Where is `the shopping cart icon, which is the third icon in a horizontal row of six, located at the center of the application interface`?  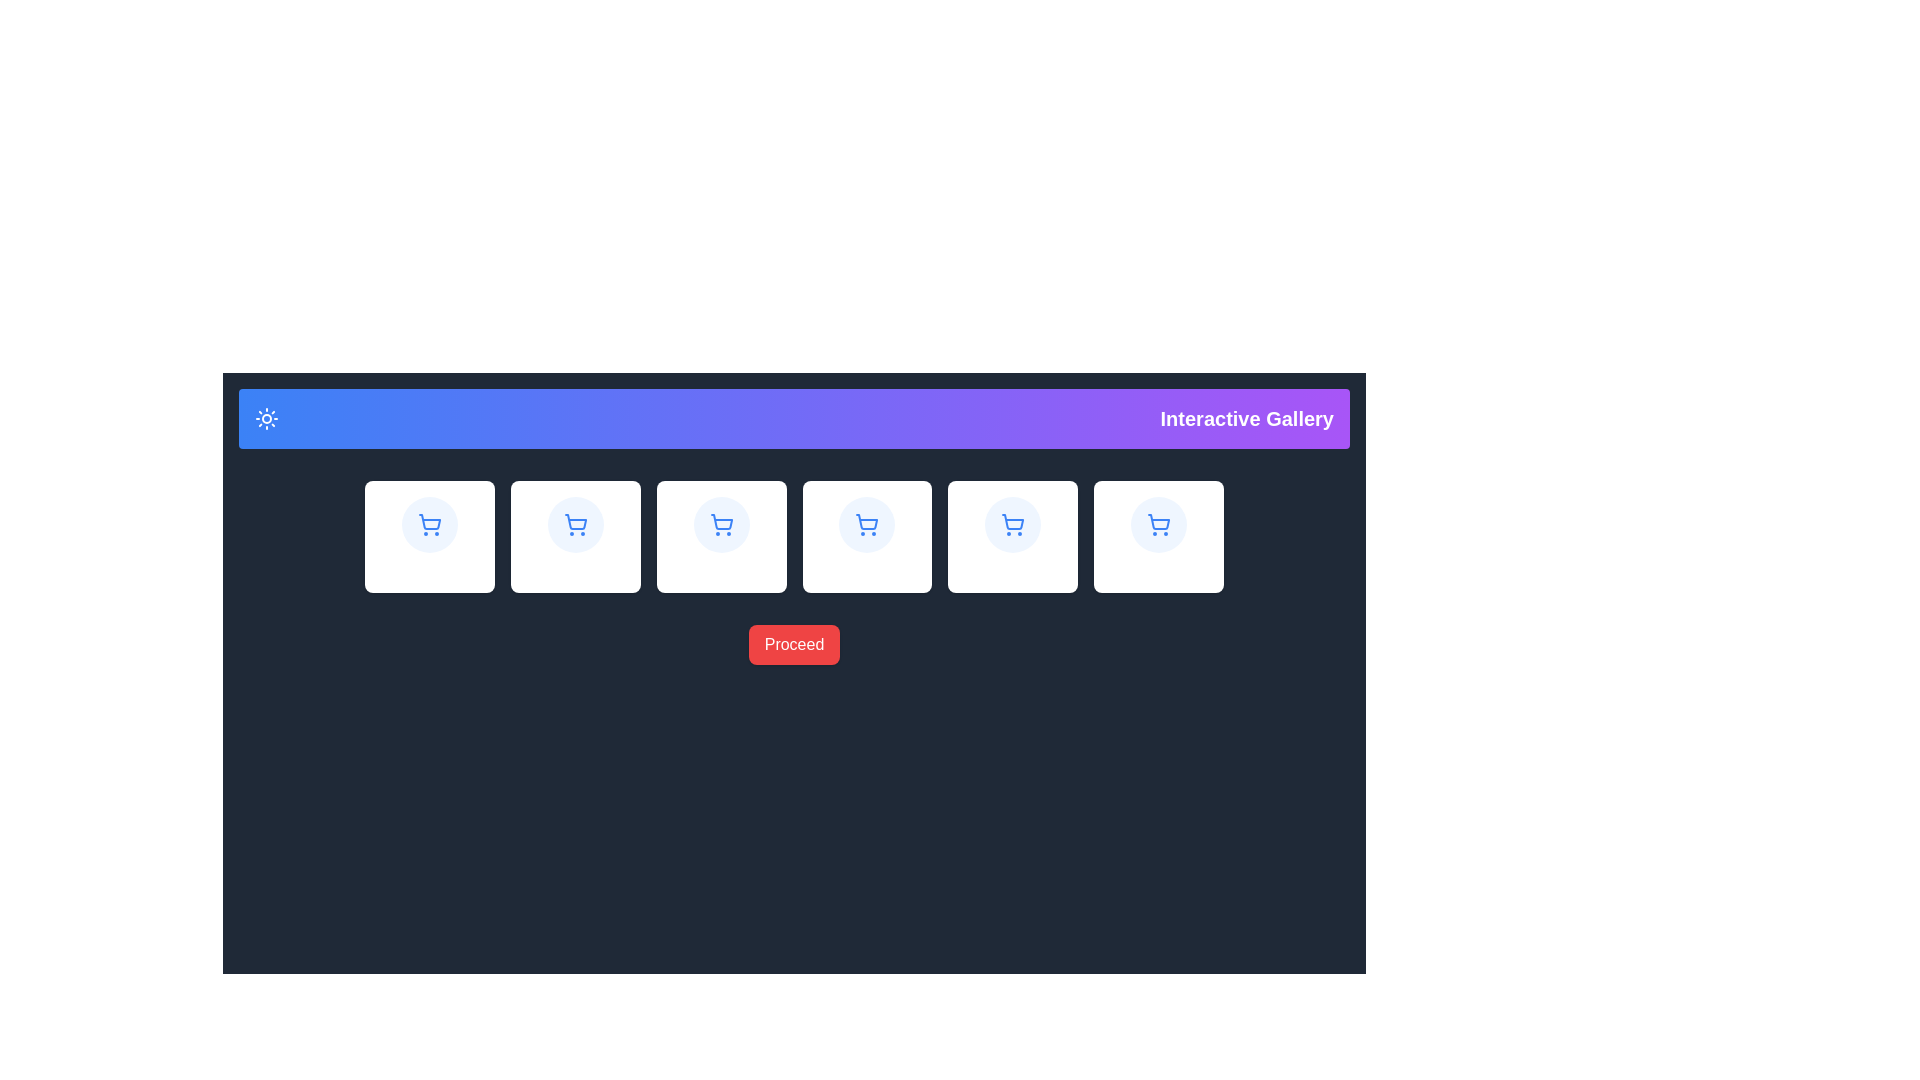 the shopping cart icon, which is the third icon in a horizontal row of six, located at the center of the application interface is located at coordinates (720, 521).